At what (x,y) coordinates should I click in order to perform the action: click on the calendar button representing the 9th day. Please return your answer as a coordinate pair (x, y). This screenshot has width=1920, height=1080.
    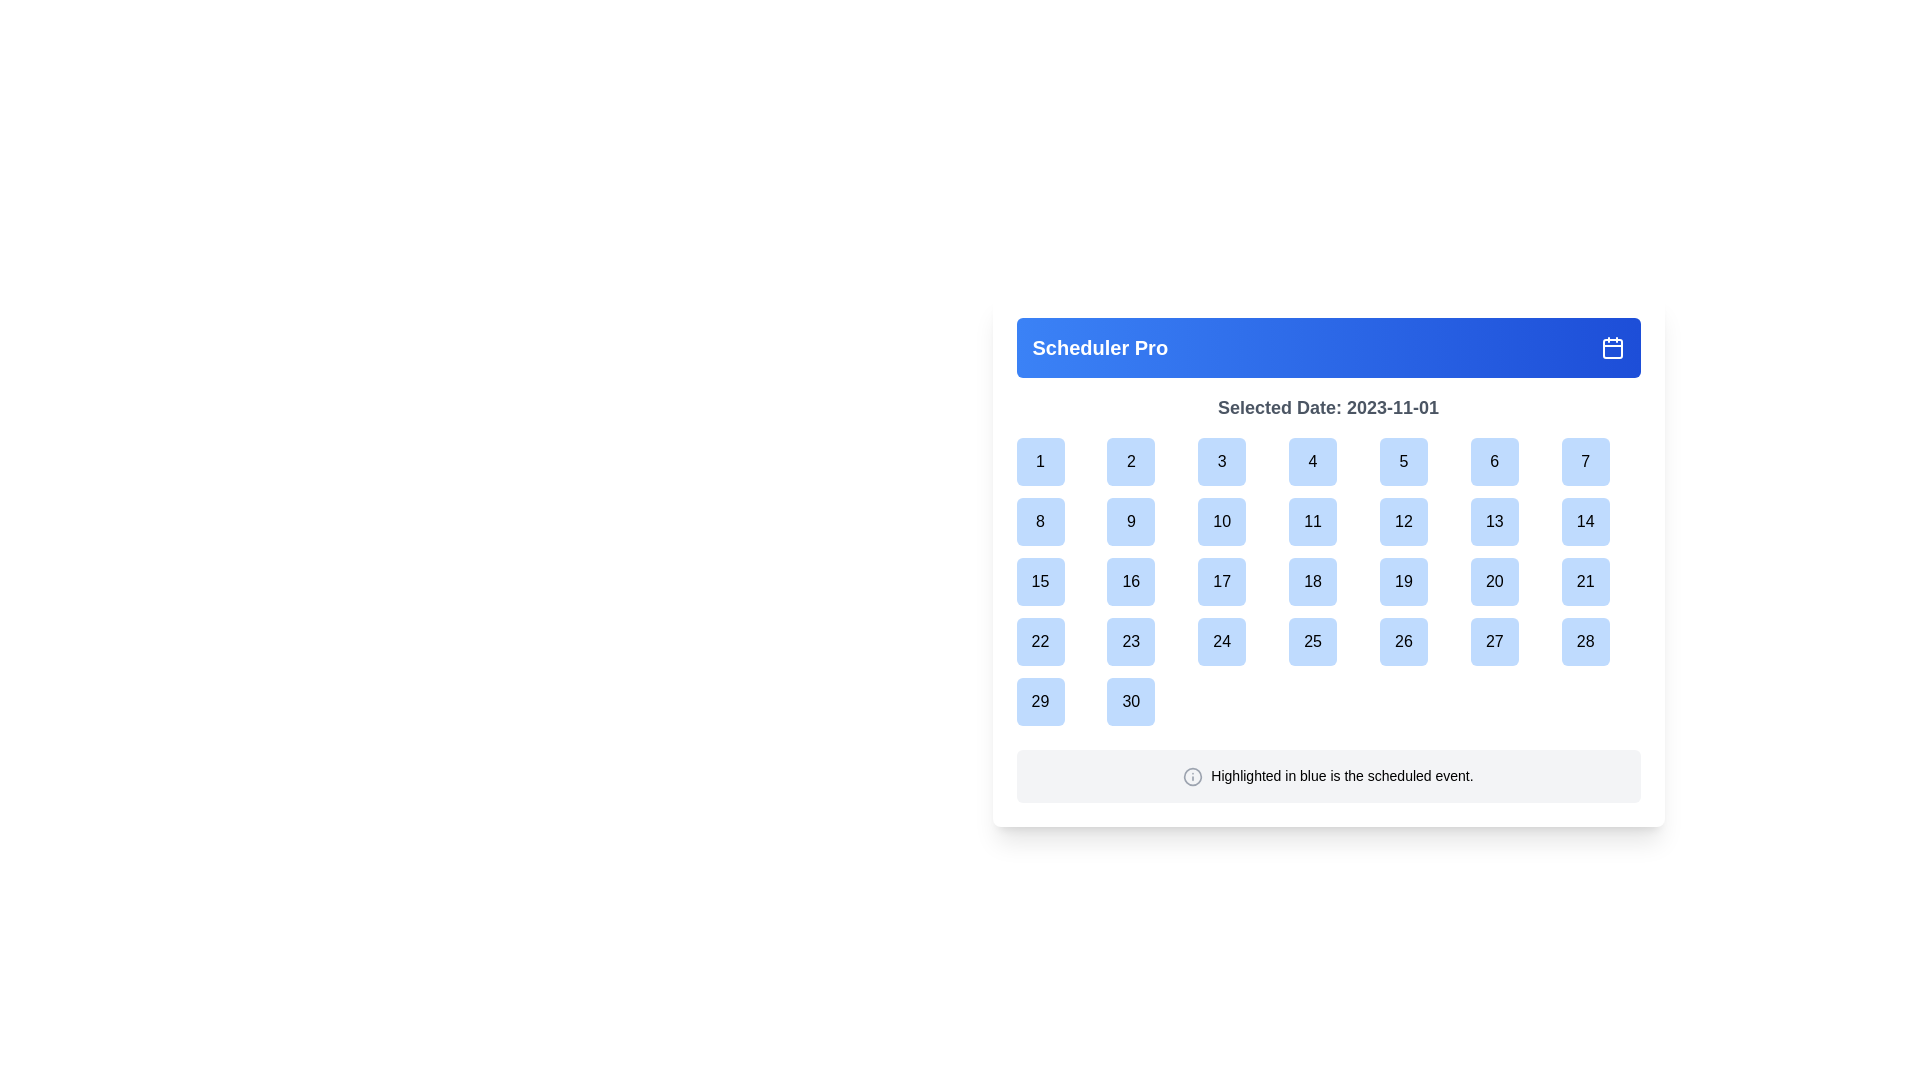
    Looking at the image, I should click on (1146, 520).